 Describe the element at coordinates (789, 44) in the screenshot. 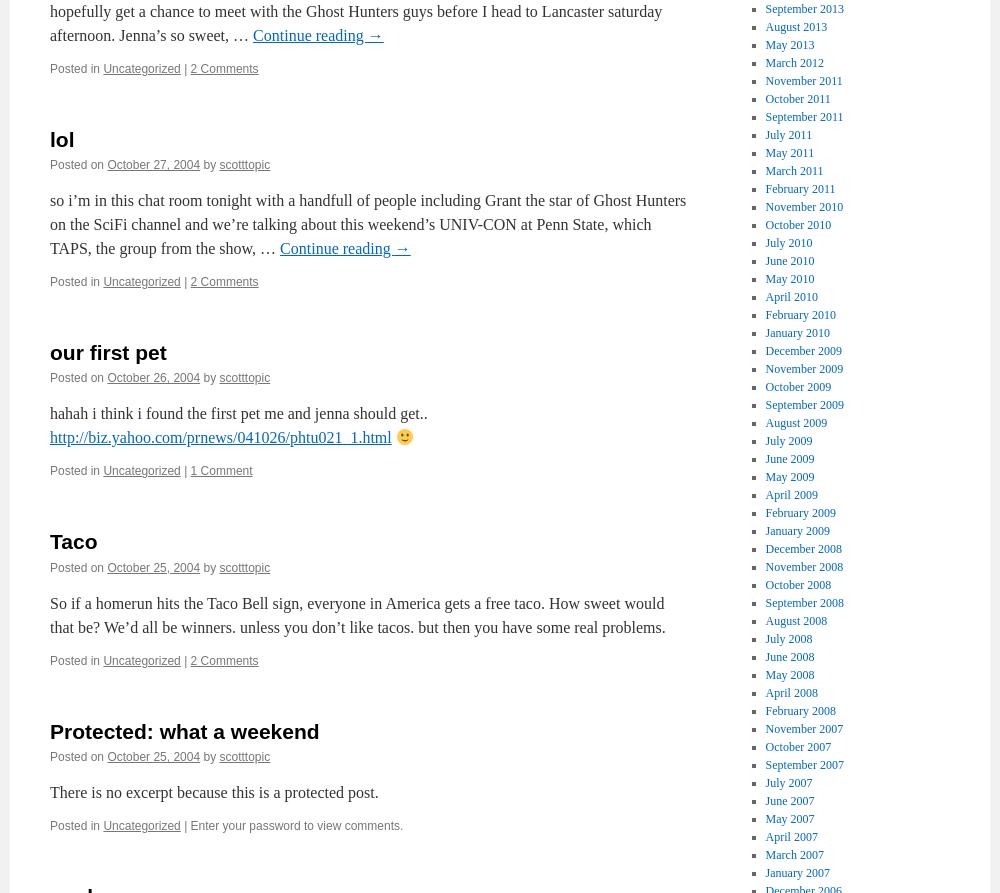

I see `'May 2013'` at that location.